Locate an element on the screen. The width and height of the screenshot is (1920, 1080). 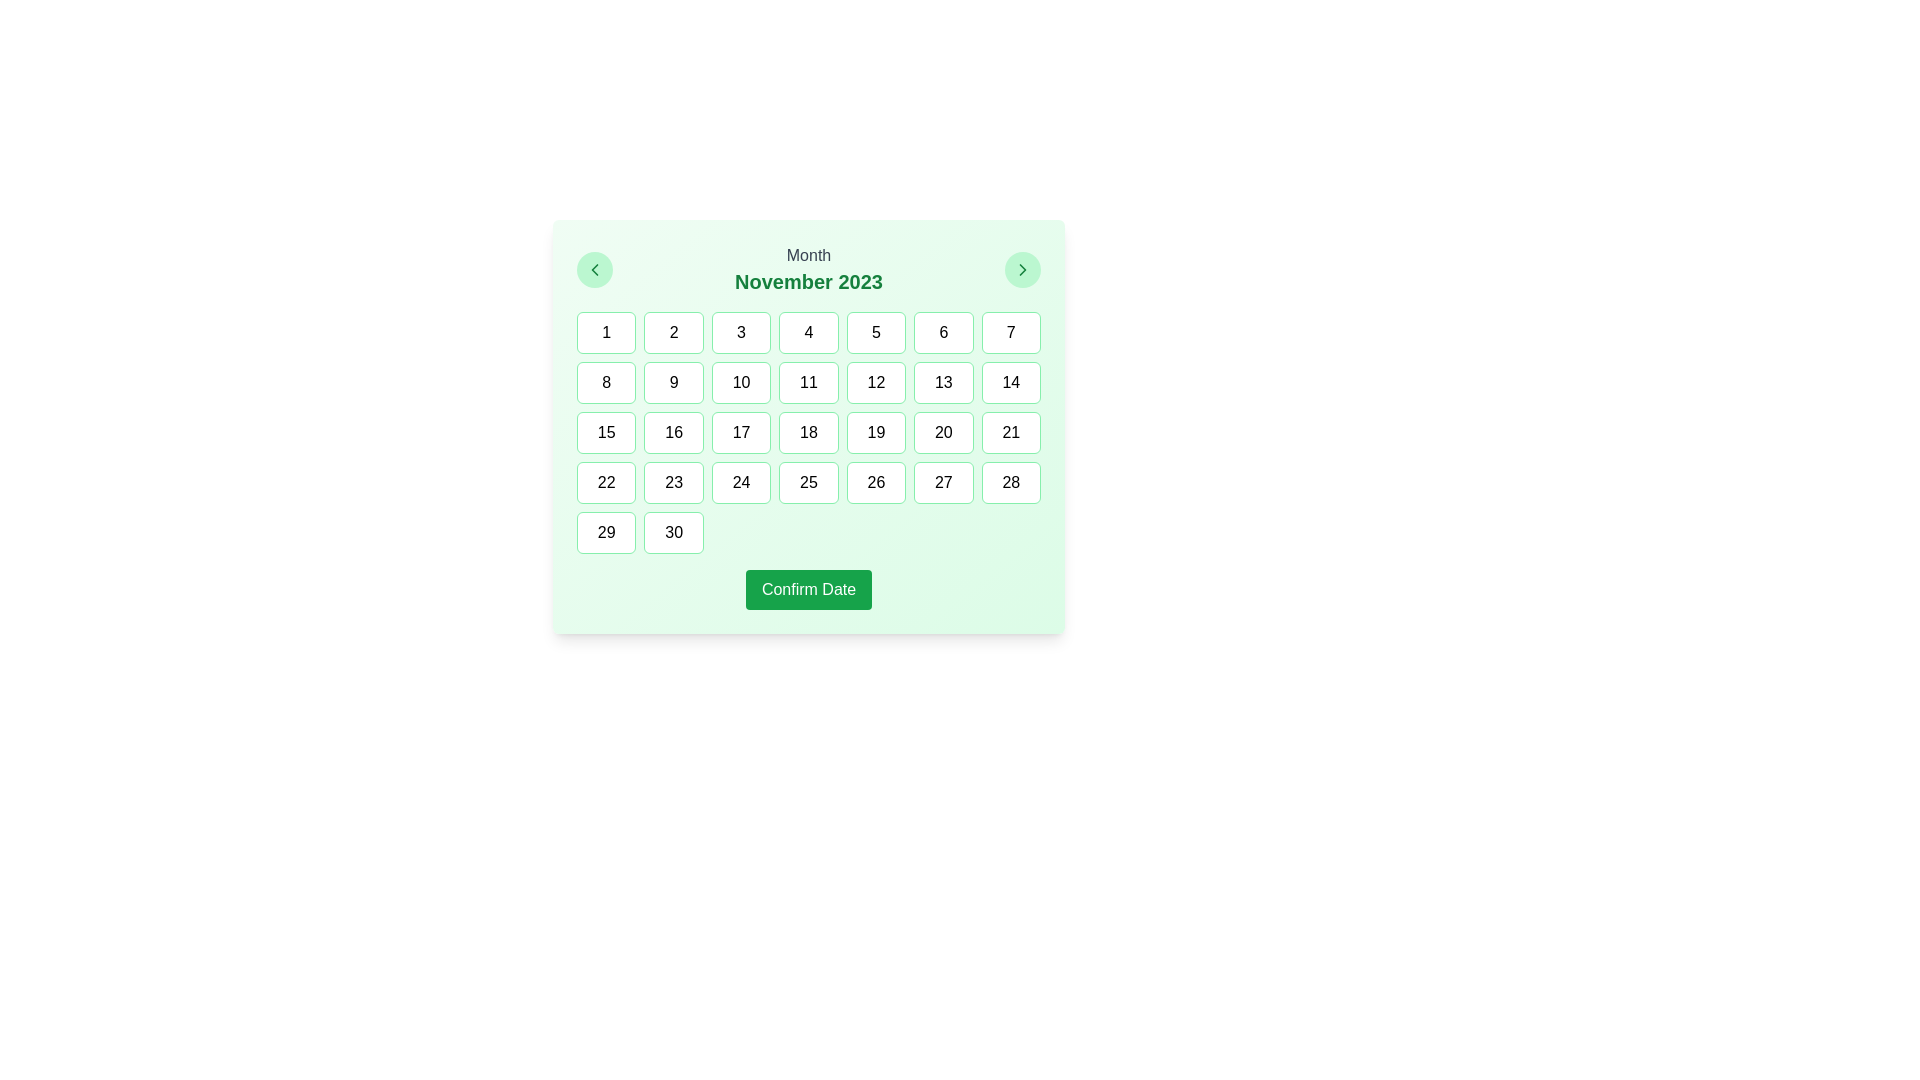
the graphical icon resembling a rightward chevron, which is styled with thin green strokes and located inside a circular green button in the top-right corner of the calendar interface is located at coordinates (1022, 270).